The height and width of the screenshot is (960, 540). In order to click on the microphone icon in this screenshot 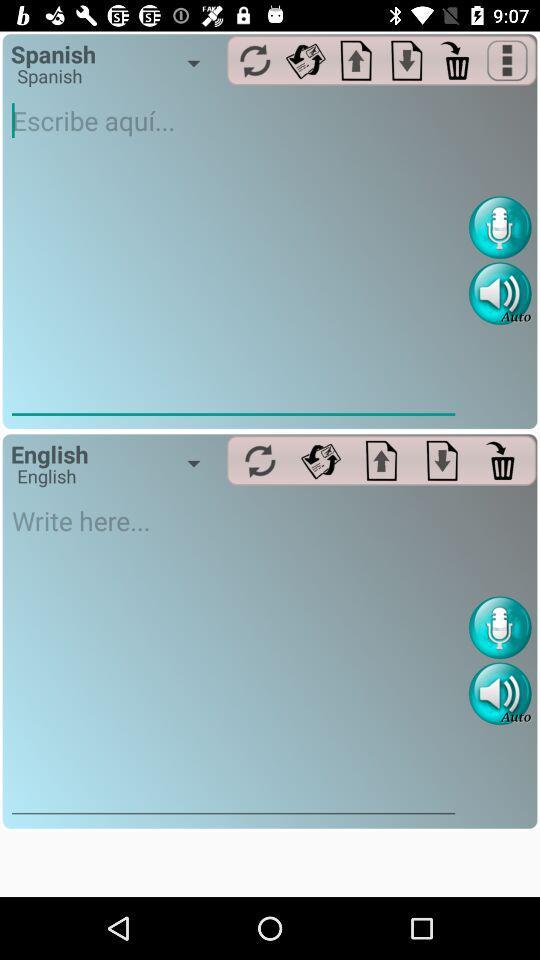, I will do `click(499, 227)`.